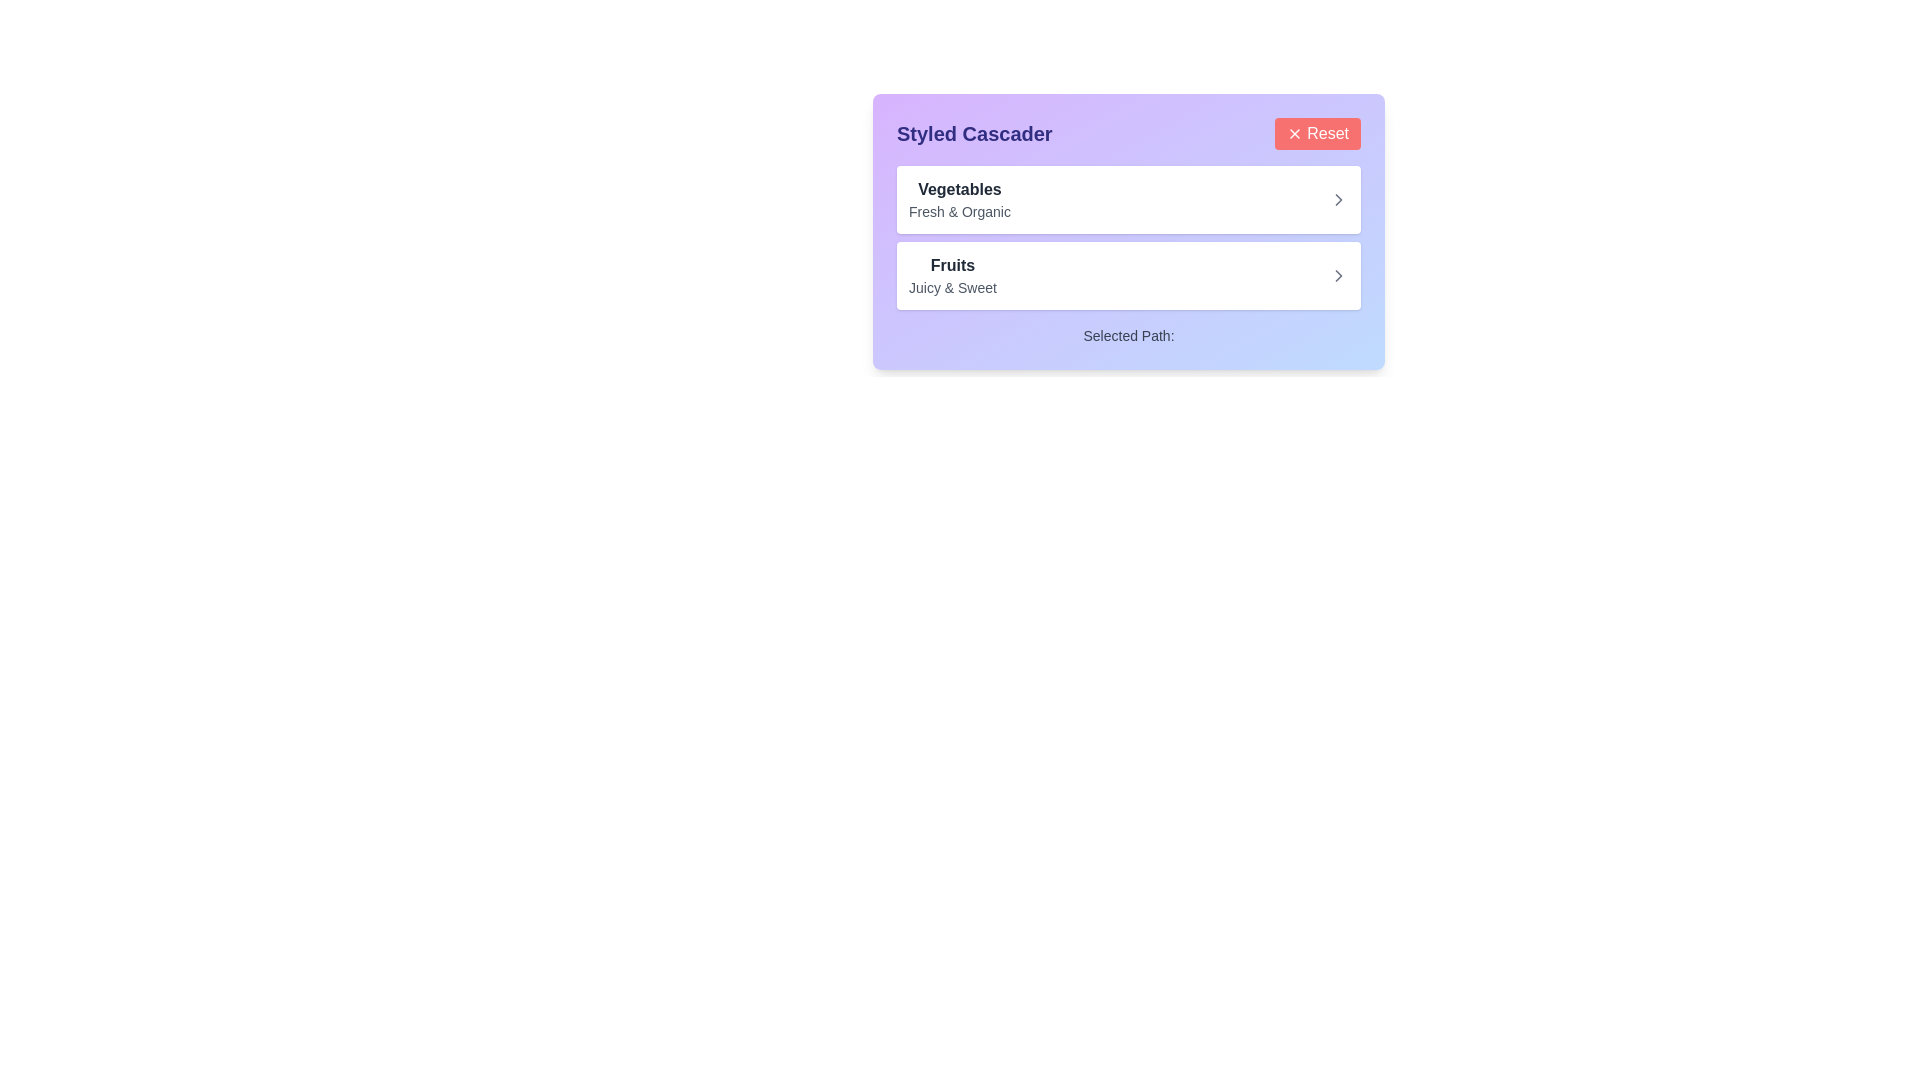 The height and width of the screenshot is (1080, 1920). What do you see at coordinates (951, 288) in the screenshot?
I see `the descriptive text label that displays 'Juicy & Sweet', which is styled in small gray font and located directly beneath the title 'Fruits'` at bounding box center [951, 288].